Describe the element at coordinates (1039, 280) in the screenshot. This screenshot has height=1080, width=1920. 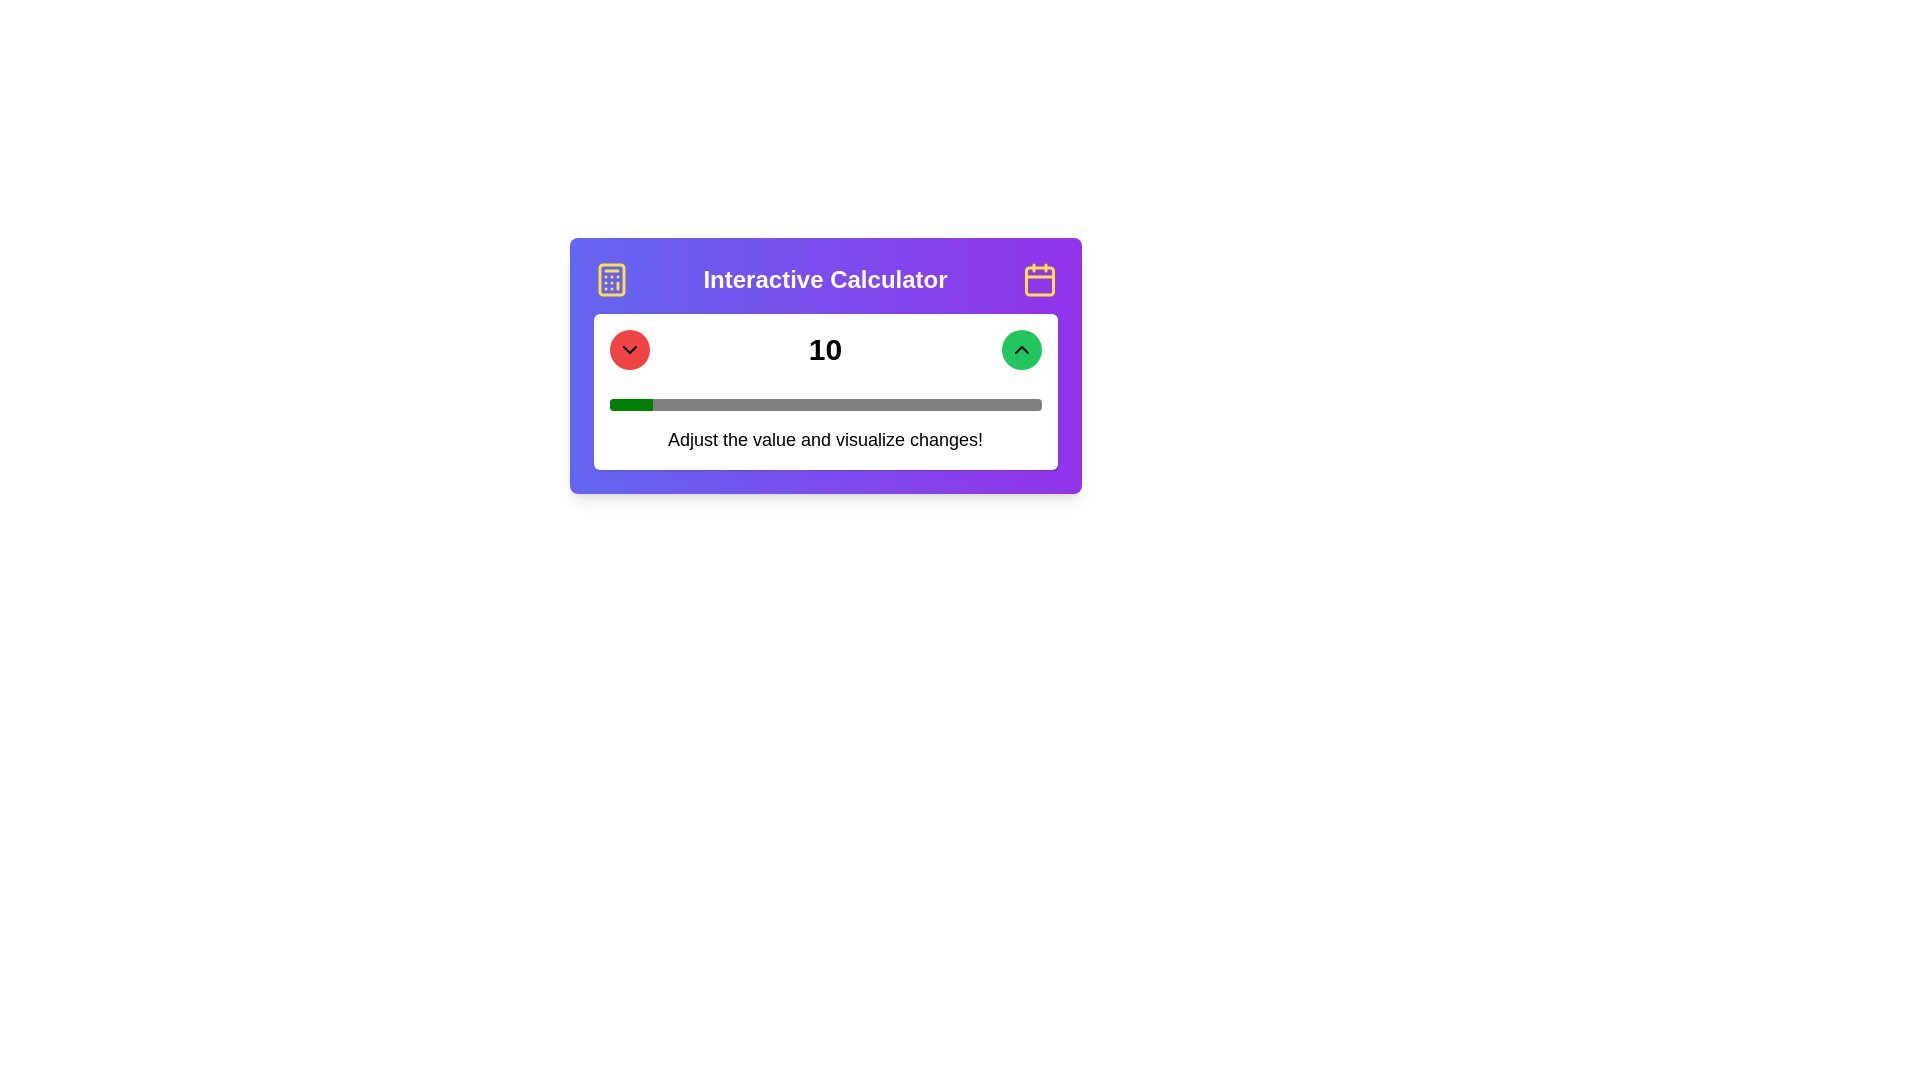
I see `the calendar icon located in the top-right corner of the 'Interactive Calculator' header panel, which is right-aligned to the main title` at that location.